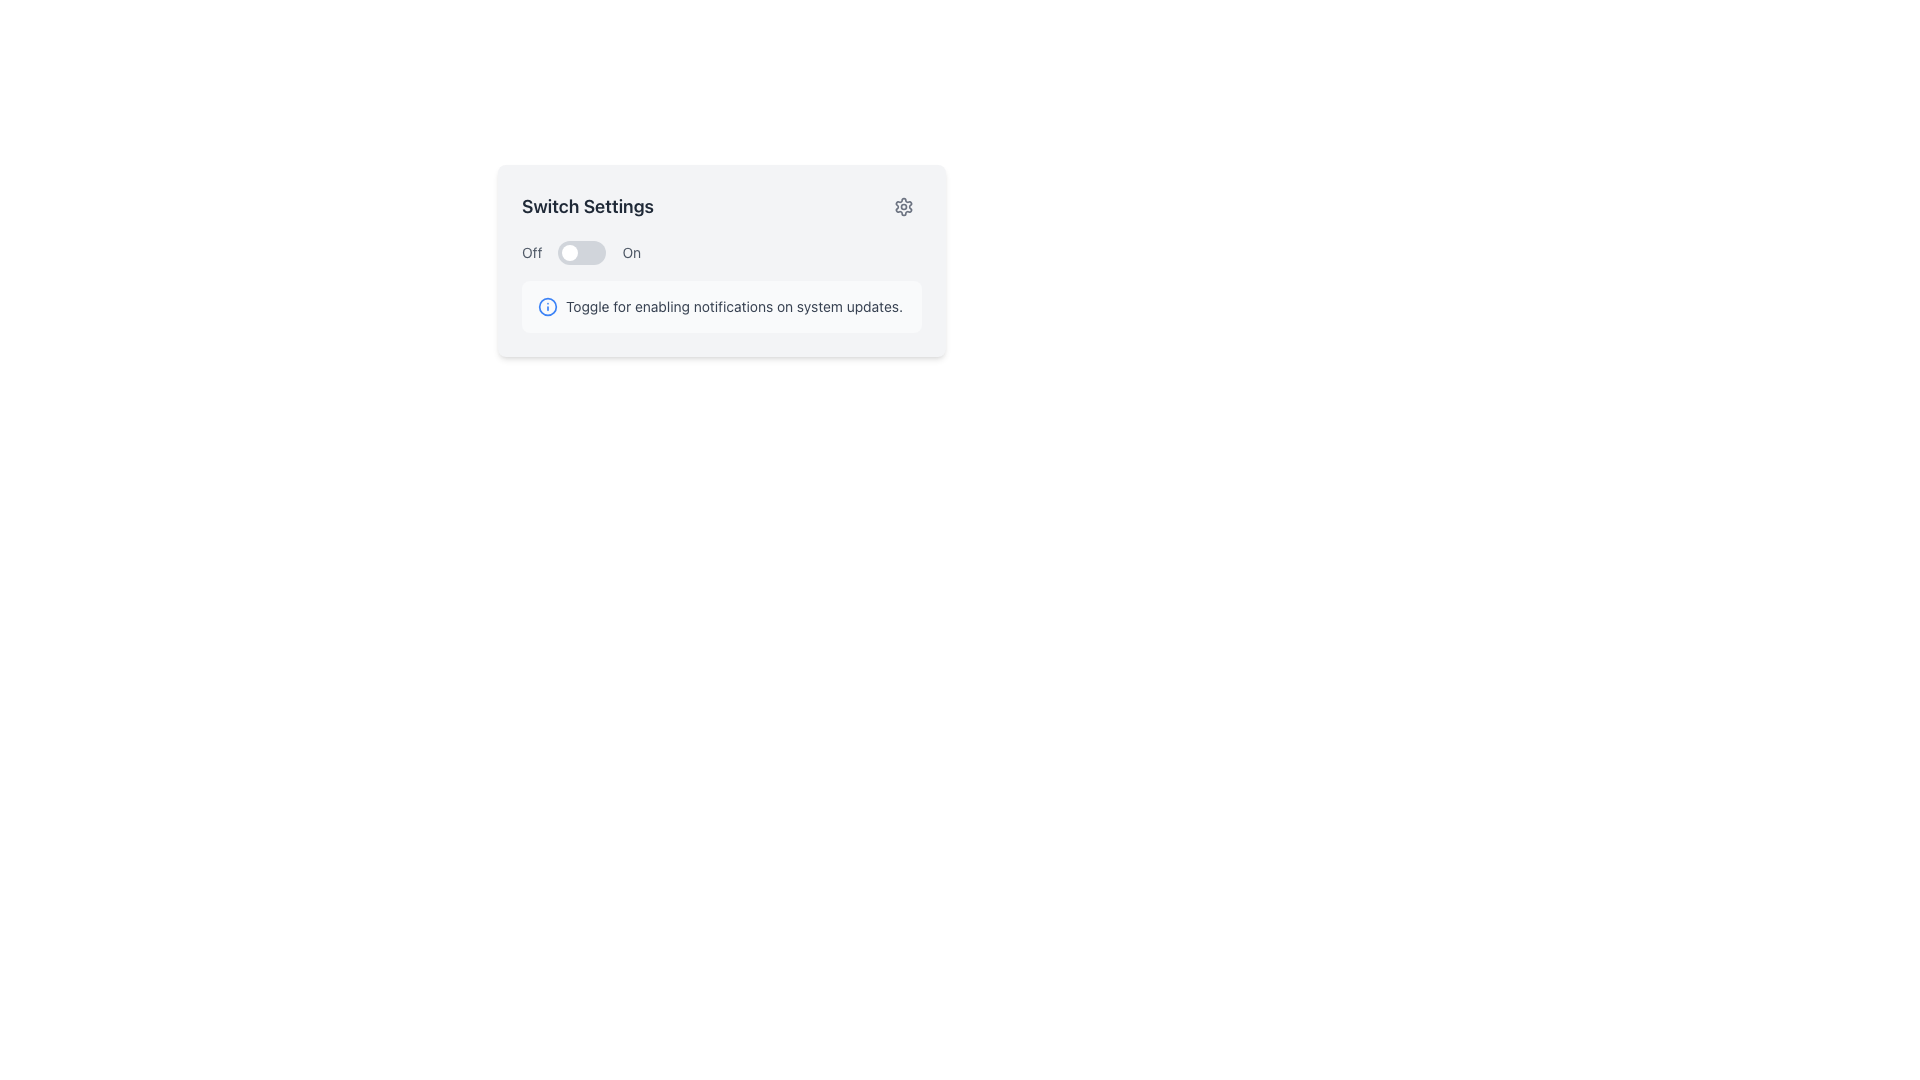 The height and width of the screenshot is (1080, 1920). Describe the element at coordinates (720, 260) in the screenshot. I see `the interactive toggle switch within the notification settings group element to switch between enabling and disabling notifications for system updates` at that location.